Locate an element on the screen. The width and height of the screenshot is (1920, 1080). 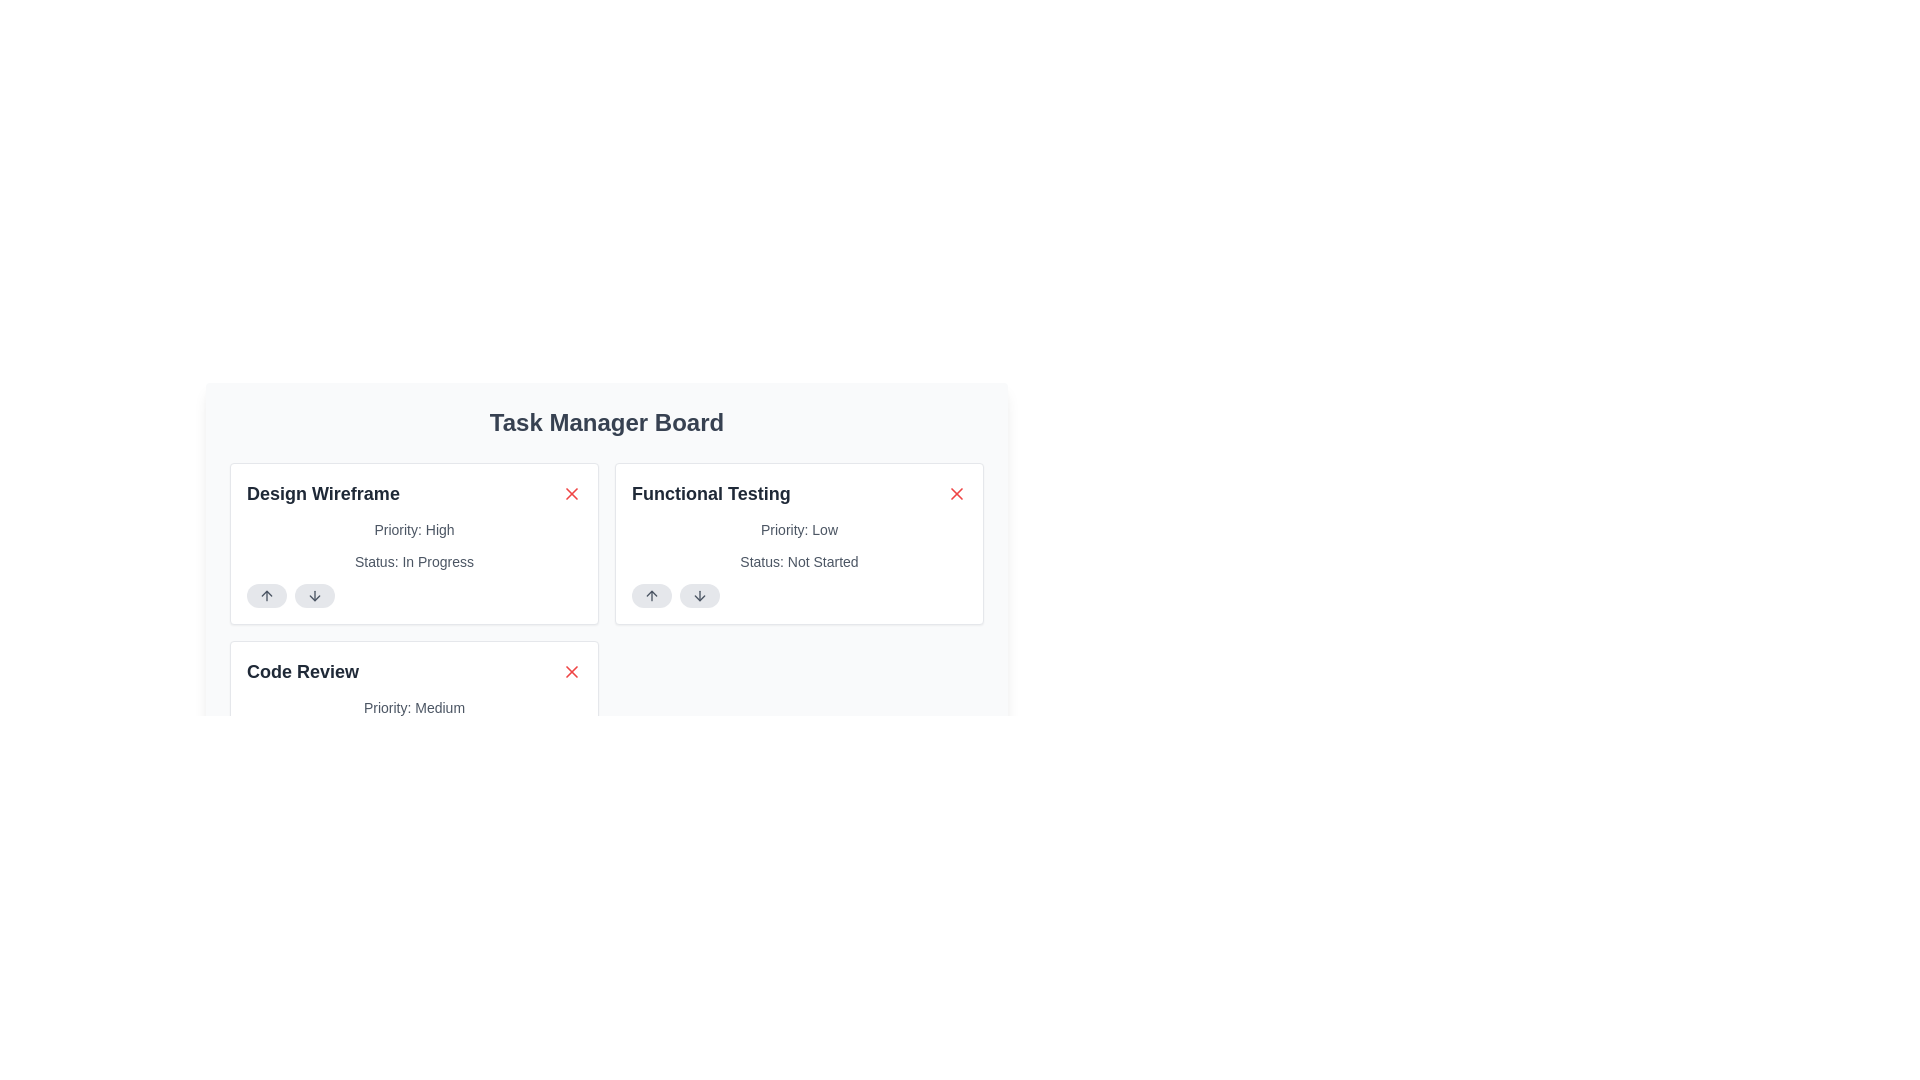
the textual information displayed on the second task card in the 'Task Manager Board', which shows the task's title, priority, and status is located at coordinates (798, 543).